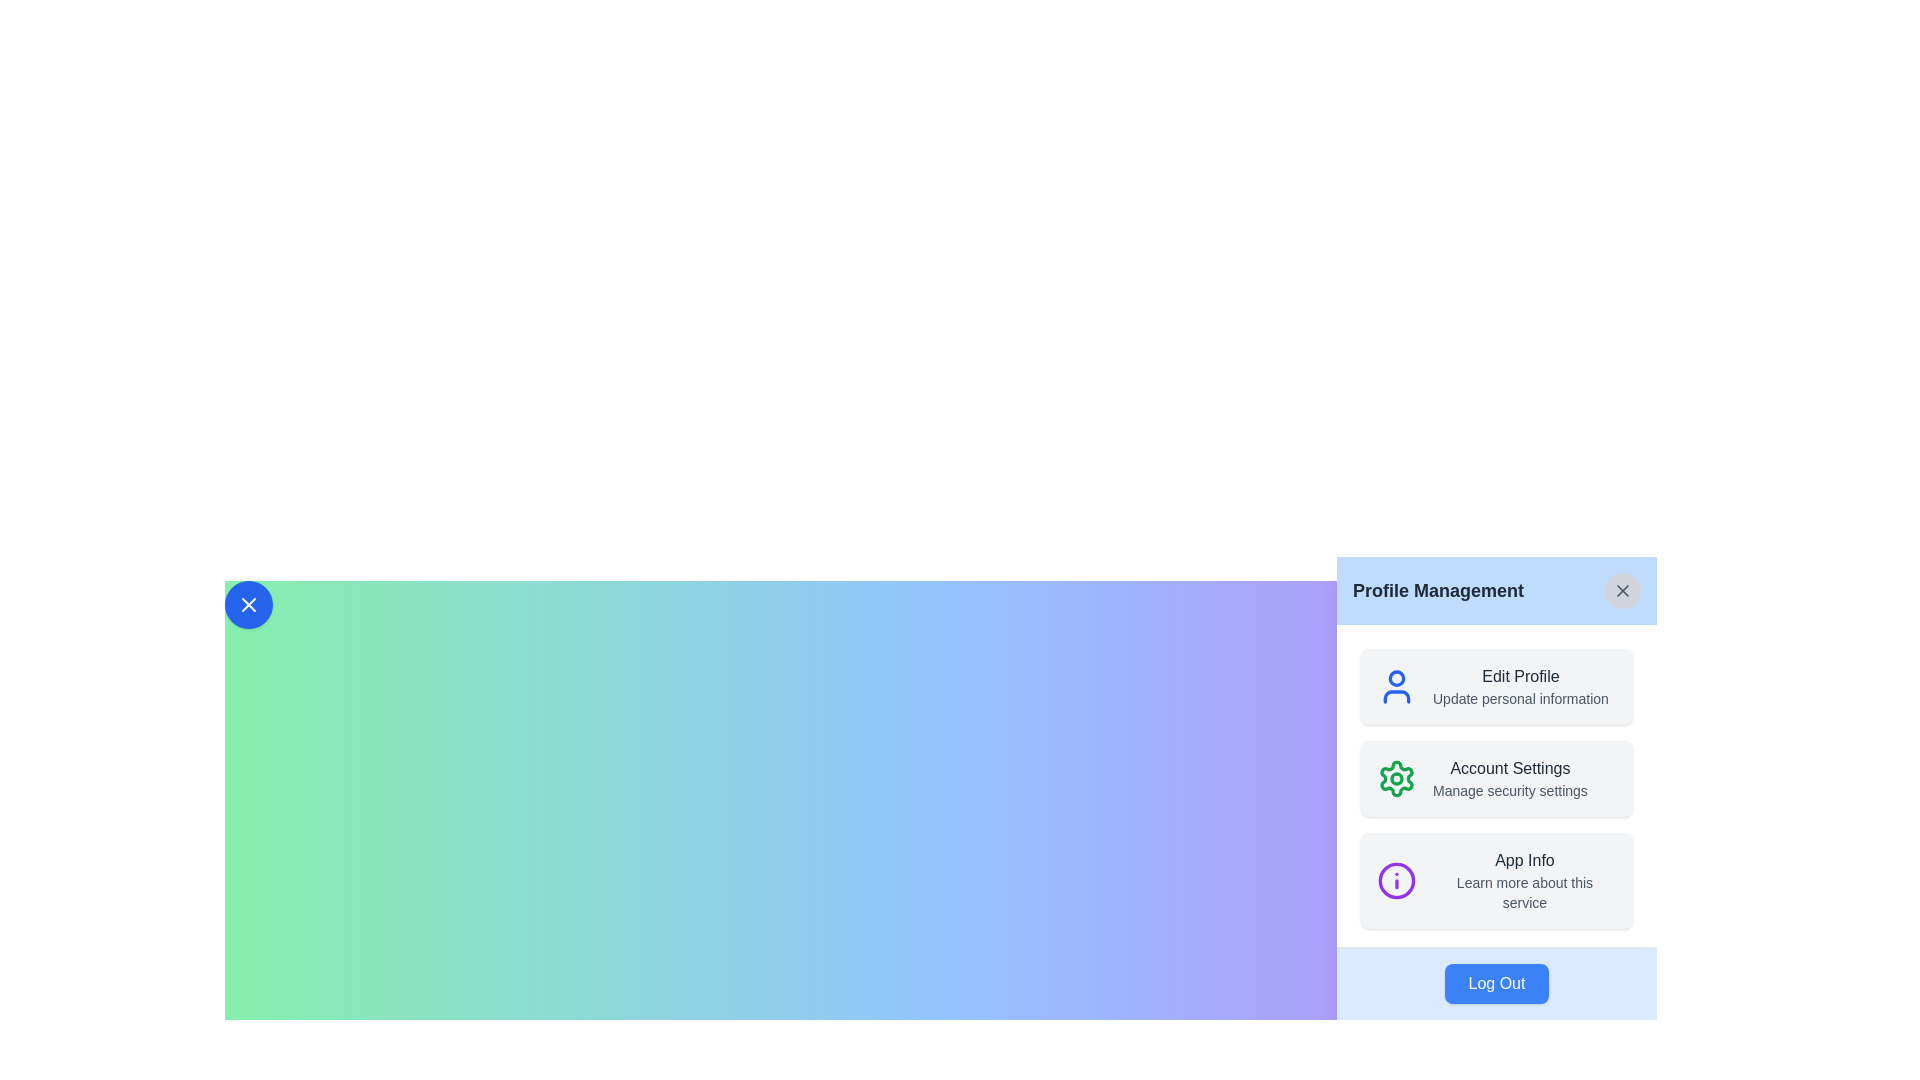  I want to click on the text label 'Update personal information' located below the 'Edit Profile' header, so click(1520, 697).